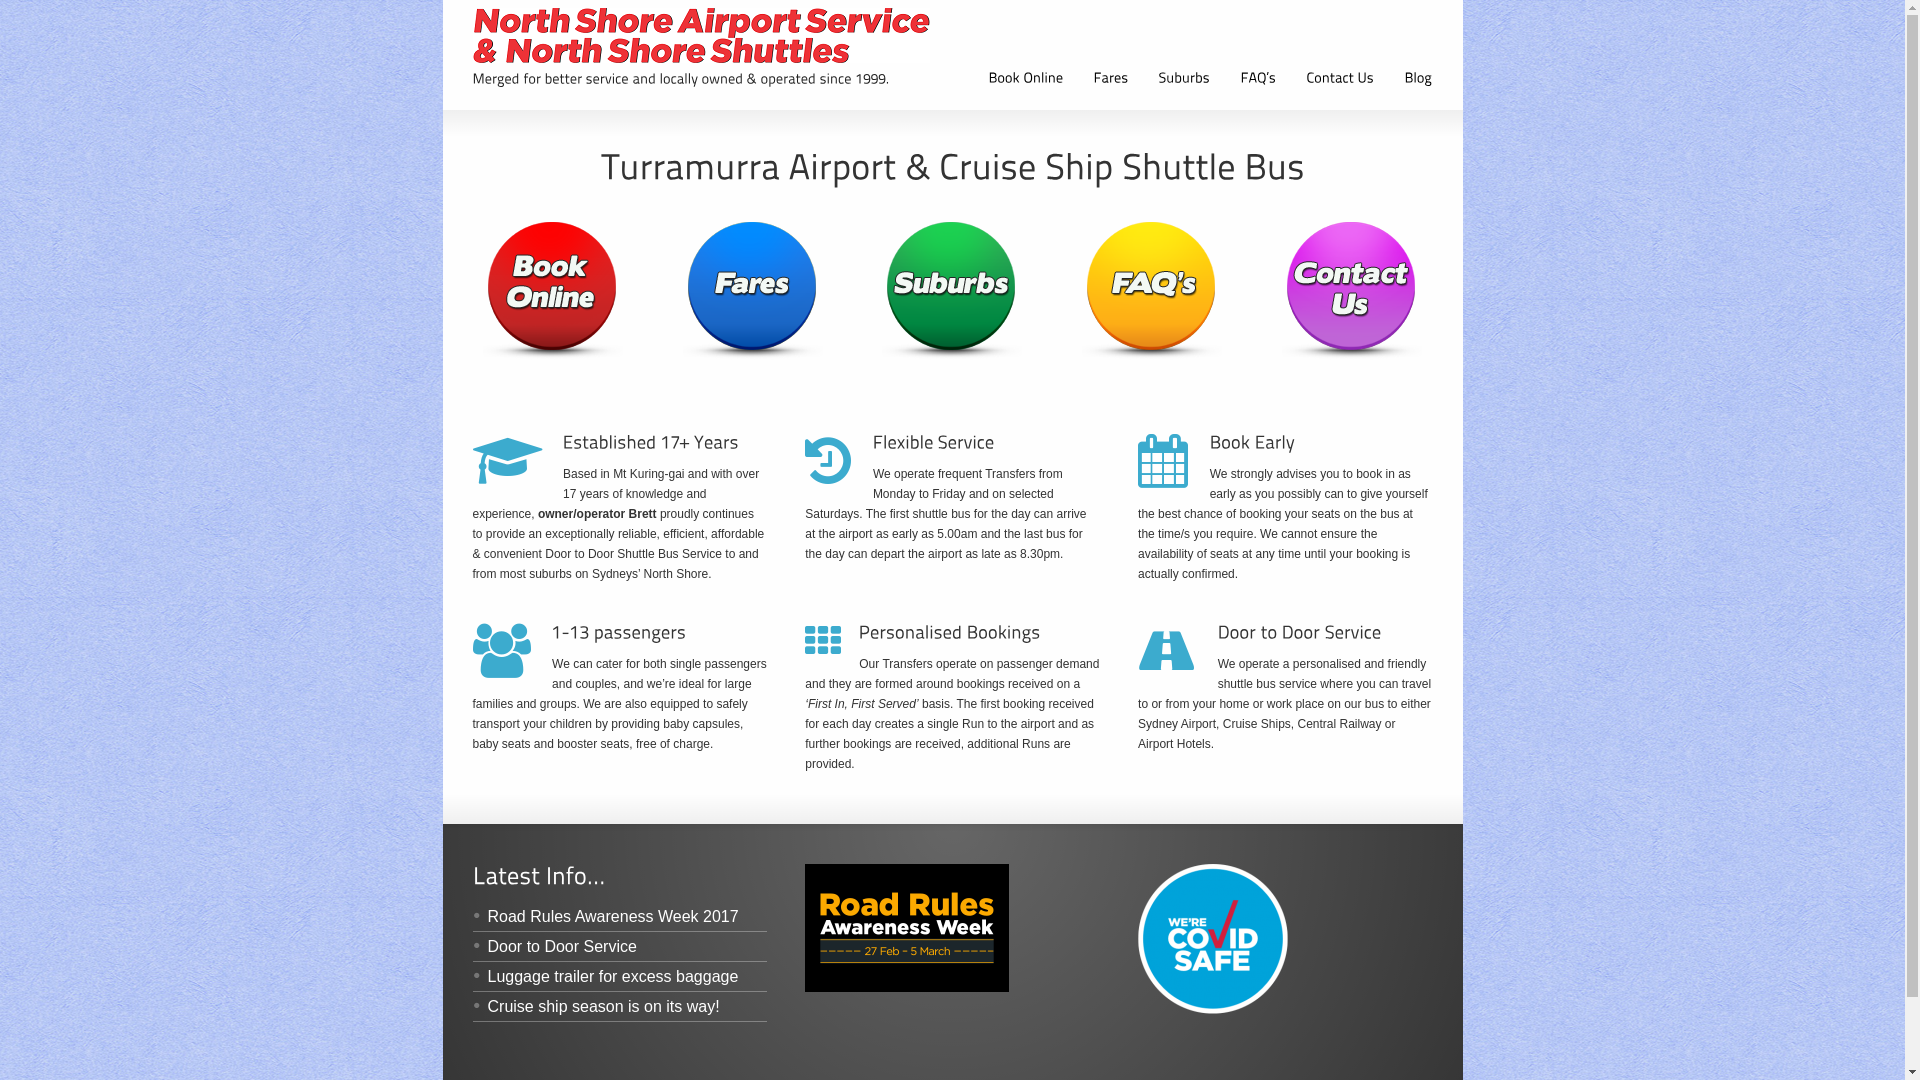  I want to click on 'Luggage trailer for excess baggage', so click(603, 975).